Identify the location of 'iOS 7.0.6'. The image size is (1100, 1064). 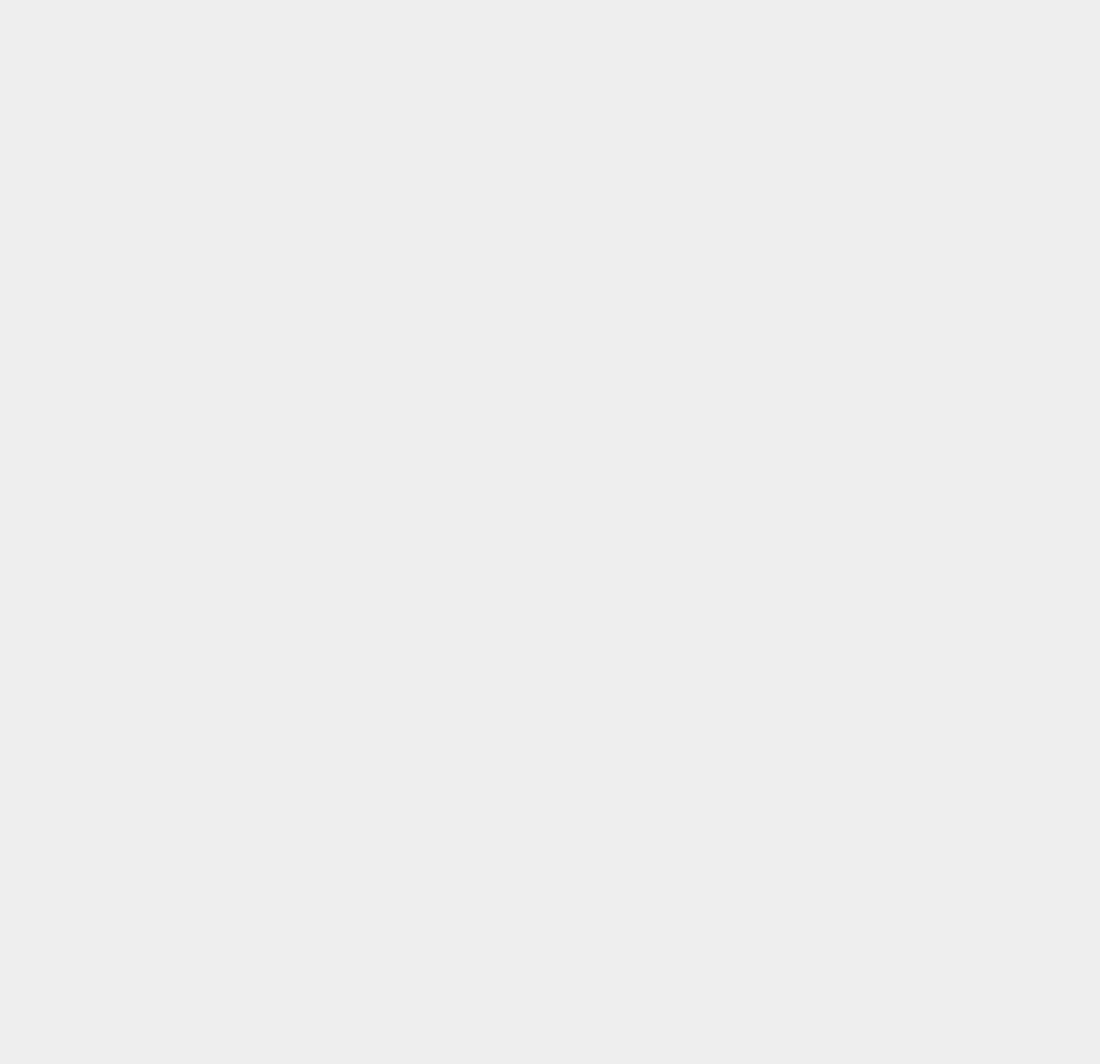
(778, 756).